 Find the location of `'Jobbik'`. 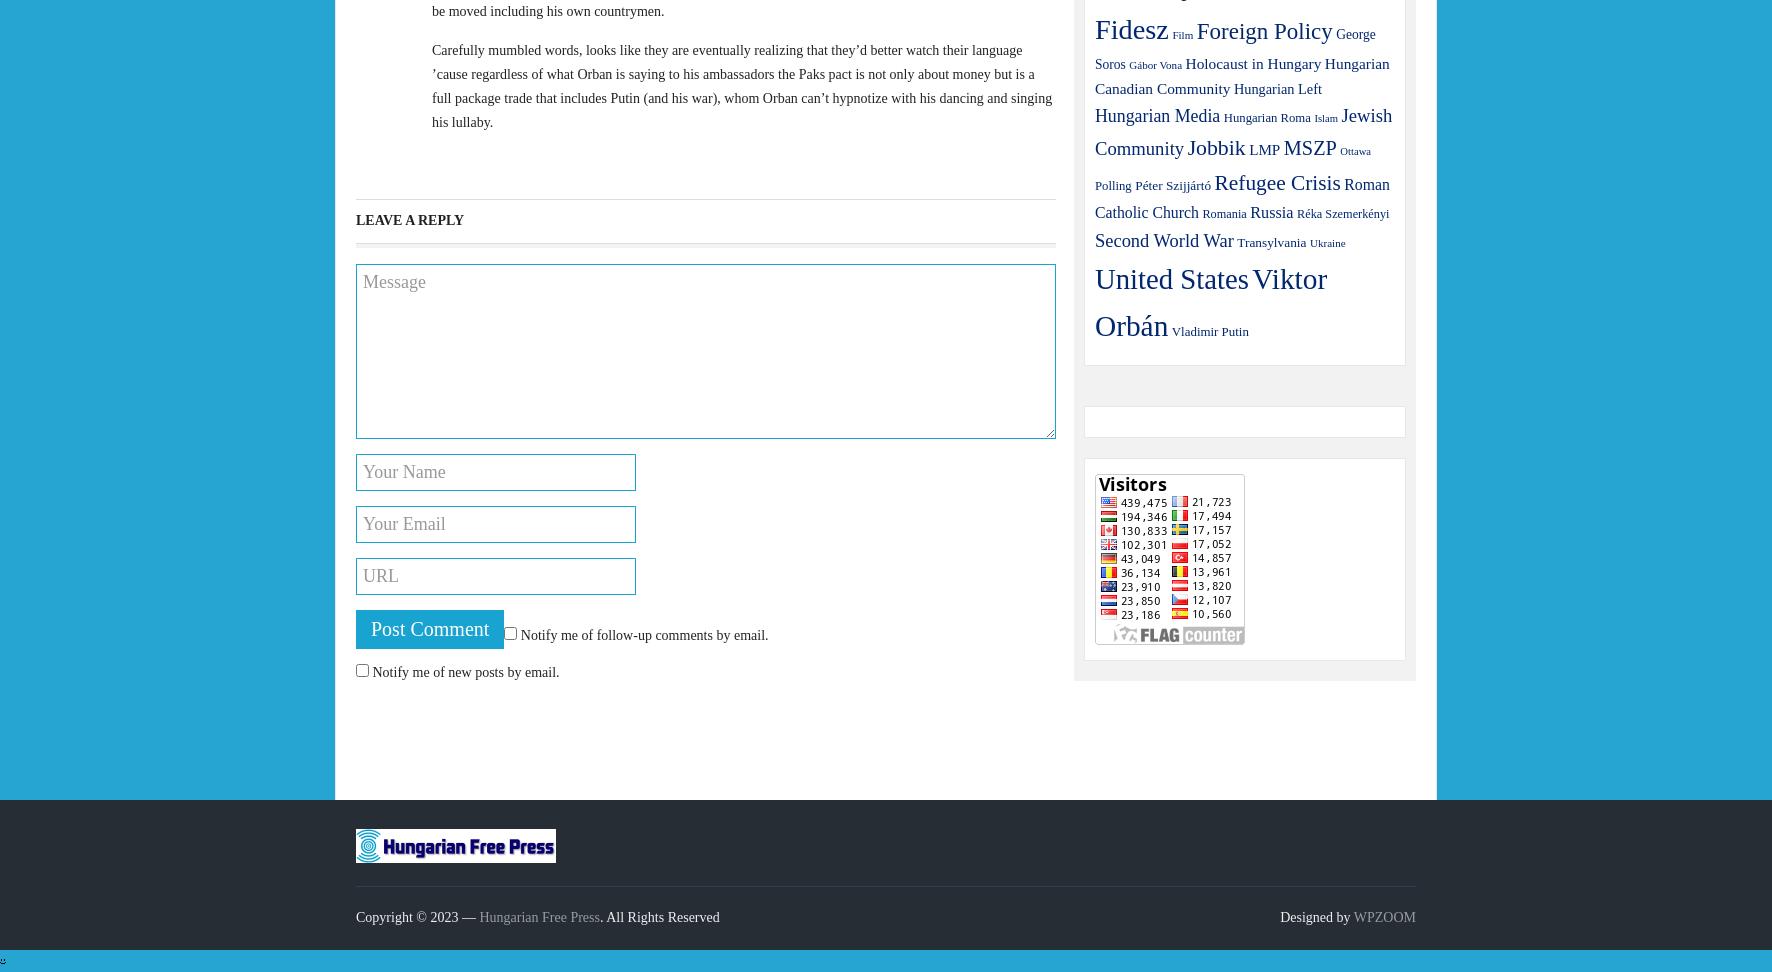

'Jobbik' is located at coordinates (1214, 148).